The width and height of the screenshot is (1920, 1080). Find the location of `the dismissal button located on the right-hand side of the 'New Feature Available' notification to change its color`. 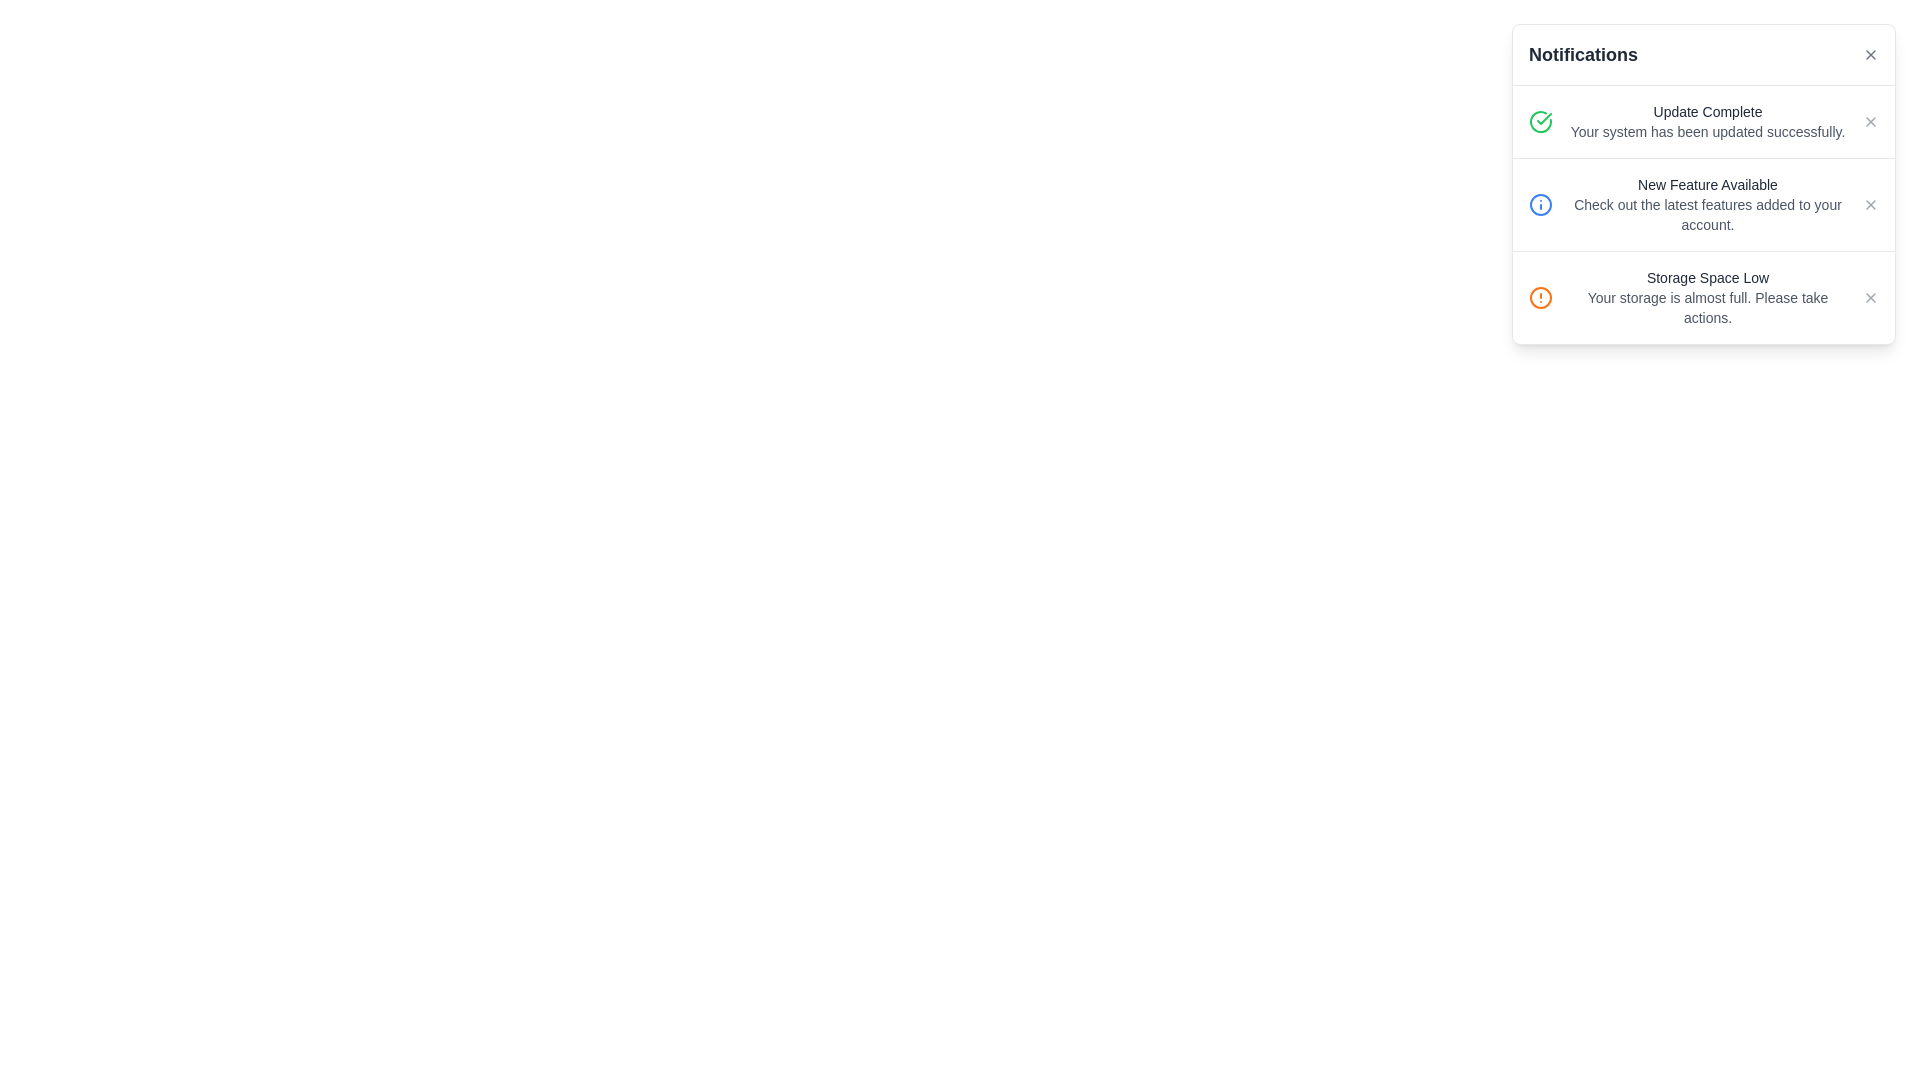

the dismissal button located on the right-hand side of the 'New Feature Available' notification to change its color is located at coordinates (1870, 204).